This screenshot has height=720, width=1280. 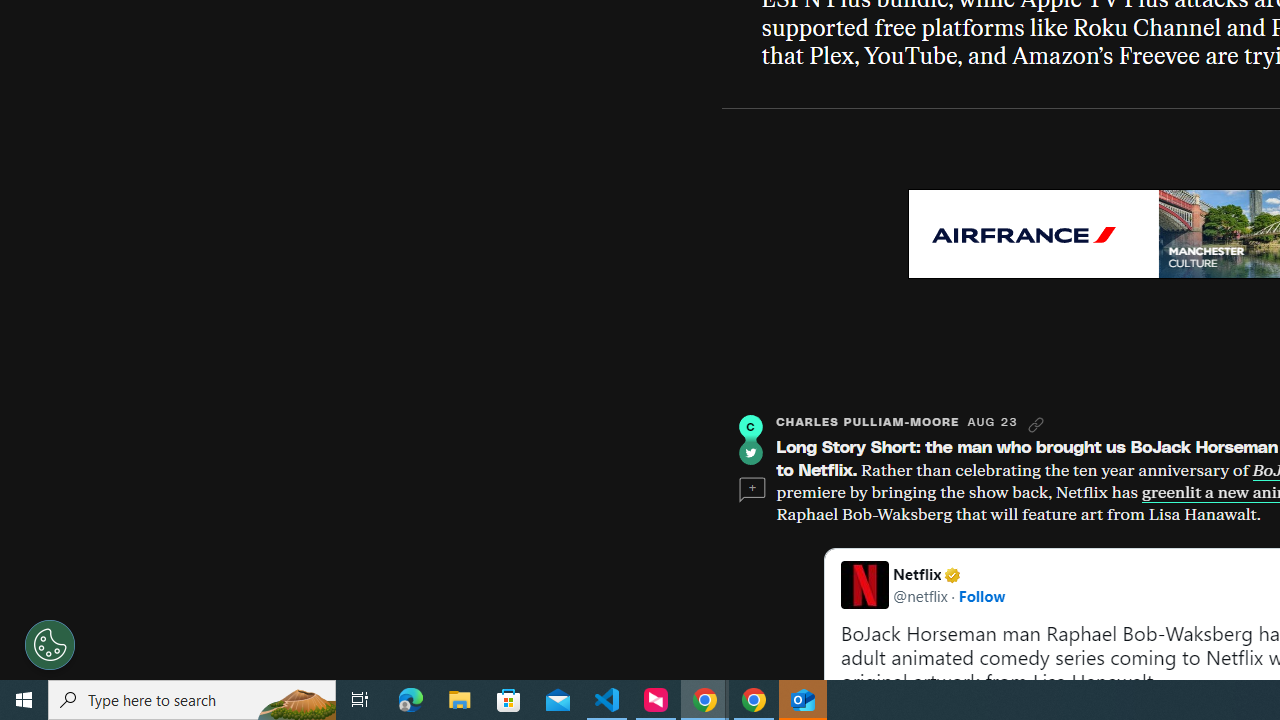 What do you see at coordinates (867, 421) in the screenshot?
I see `'CHARLES PULLIAM-MOORE'` at bounding box center [867, 421].